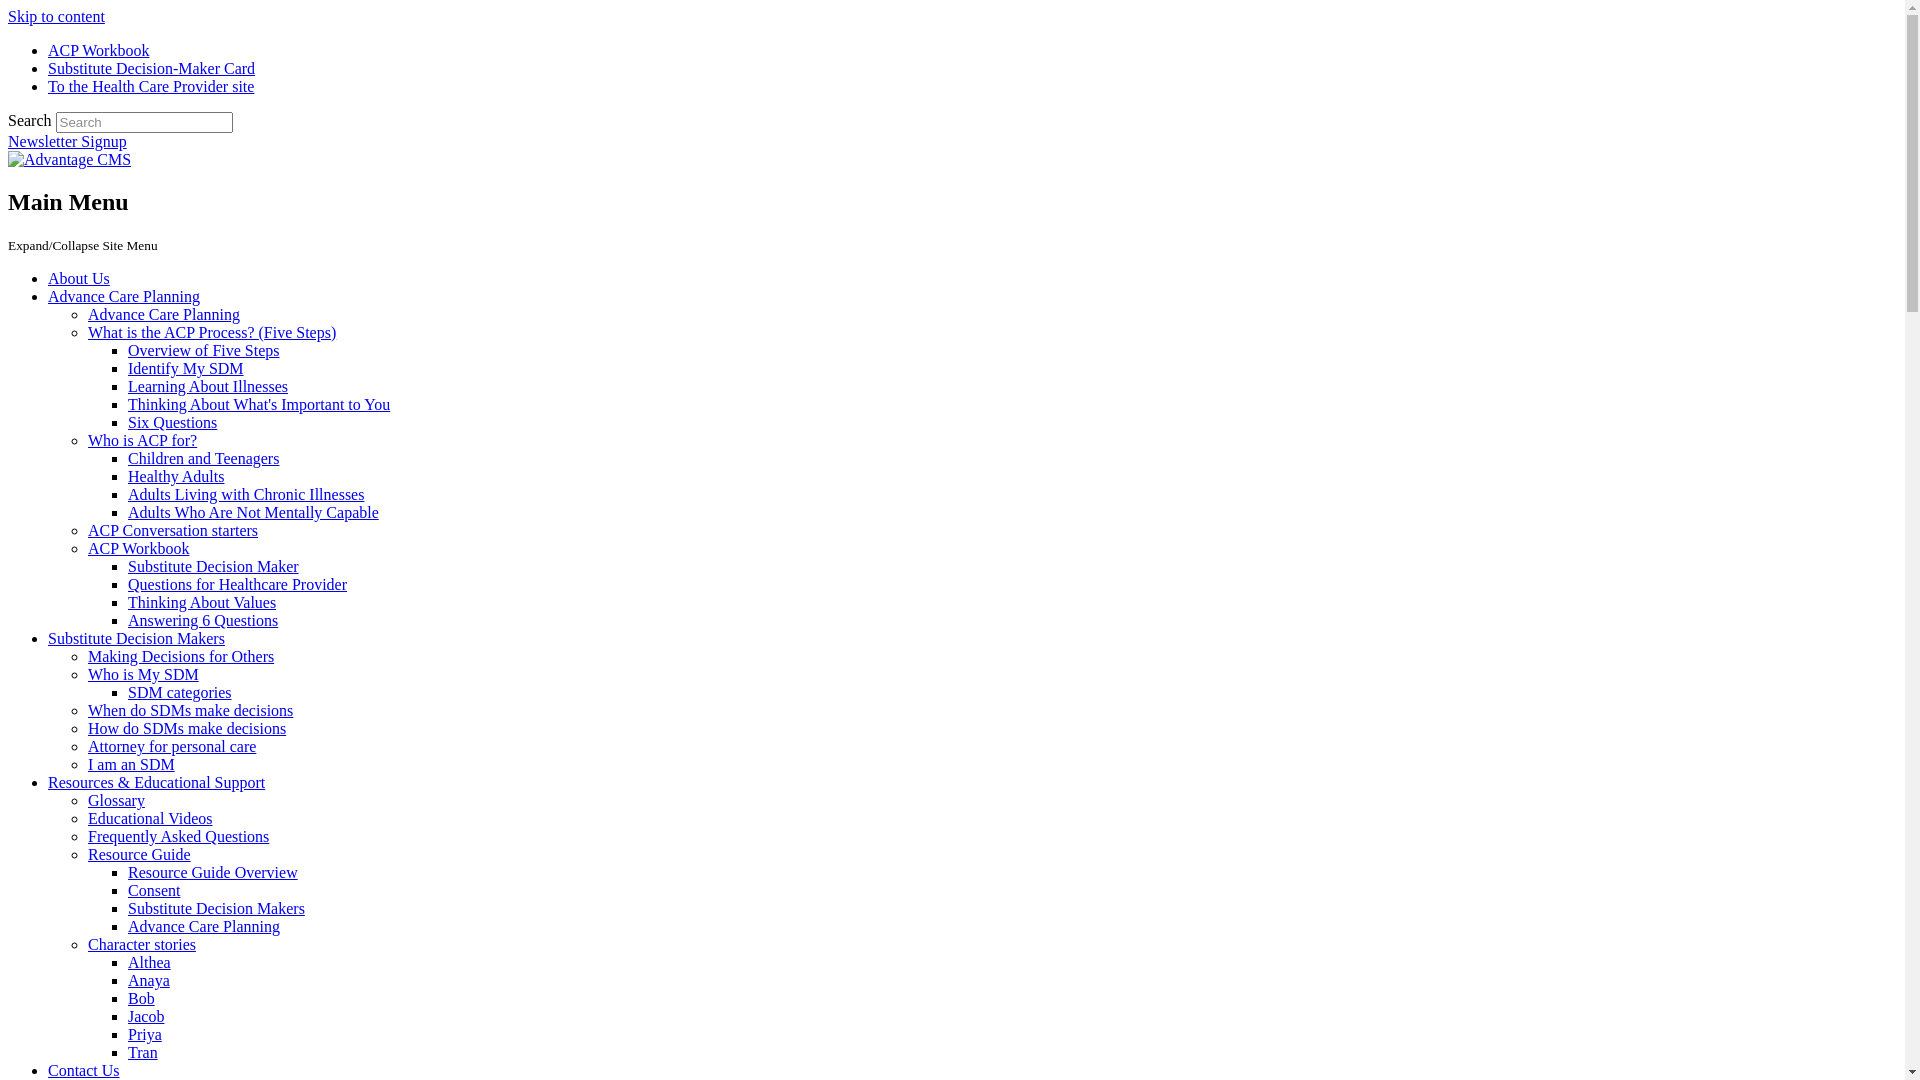  Describe the element at coordinates (144, 1016) in the screenshot. I see `'Jacob'` at that location.